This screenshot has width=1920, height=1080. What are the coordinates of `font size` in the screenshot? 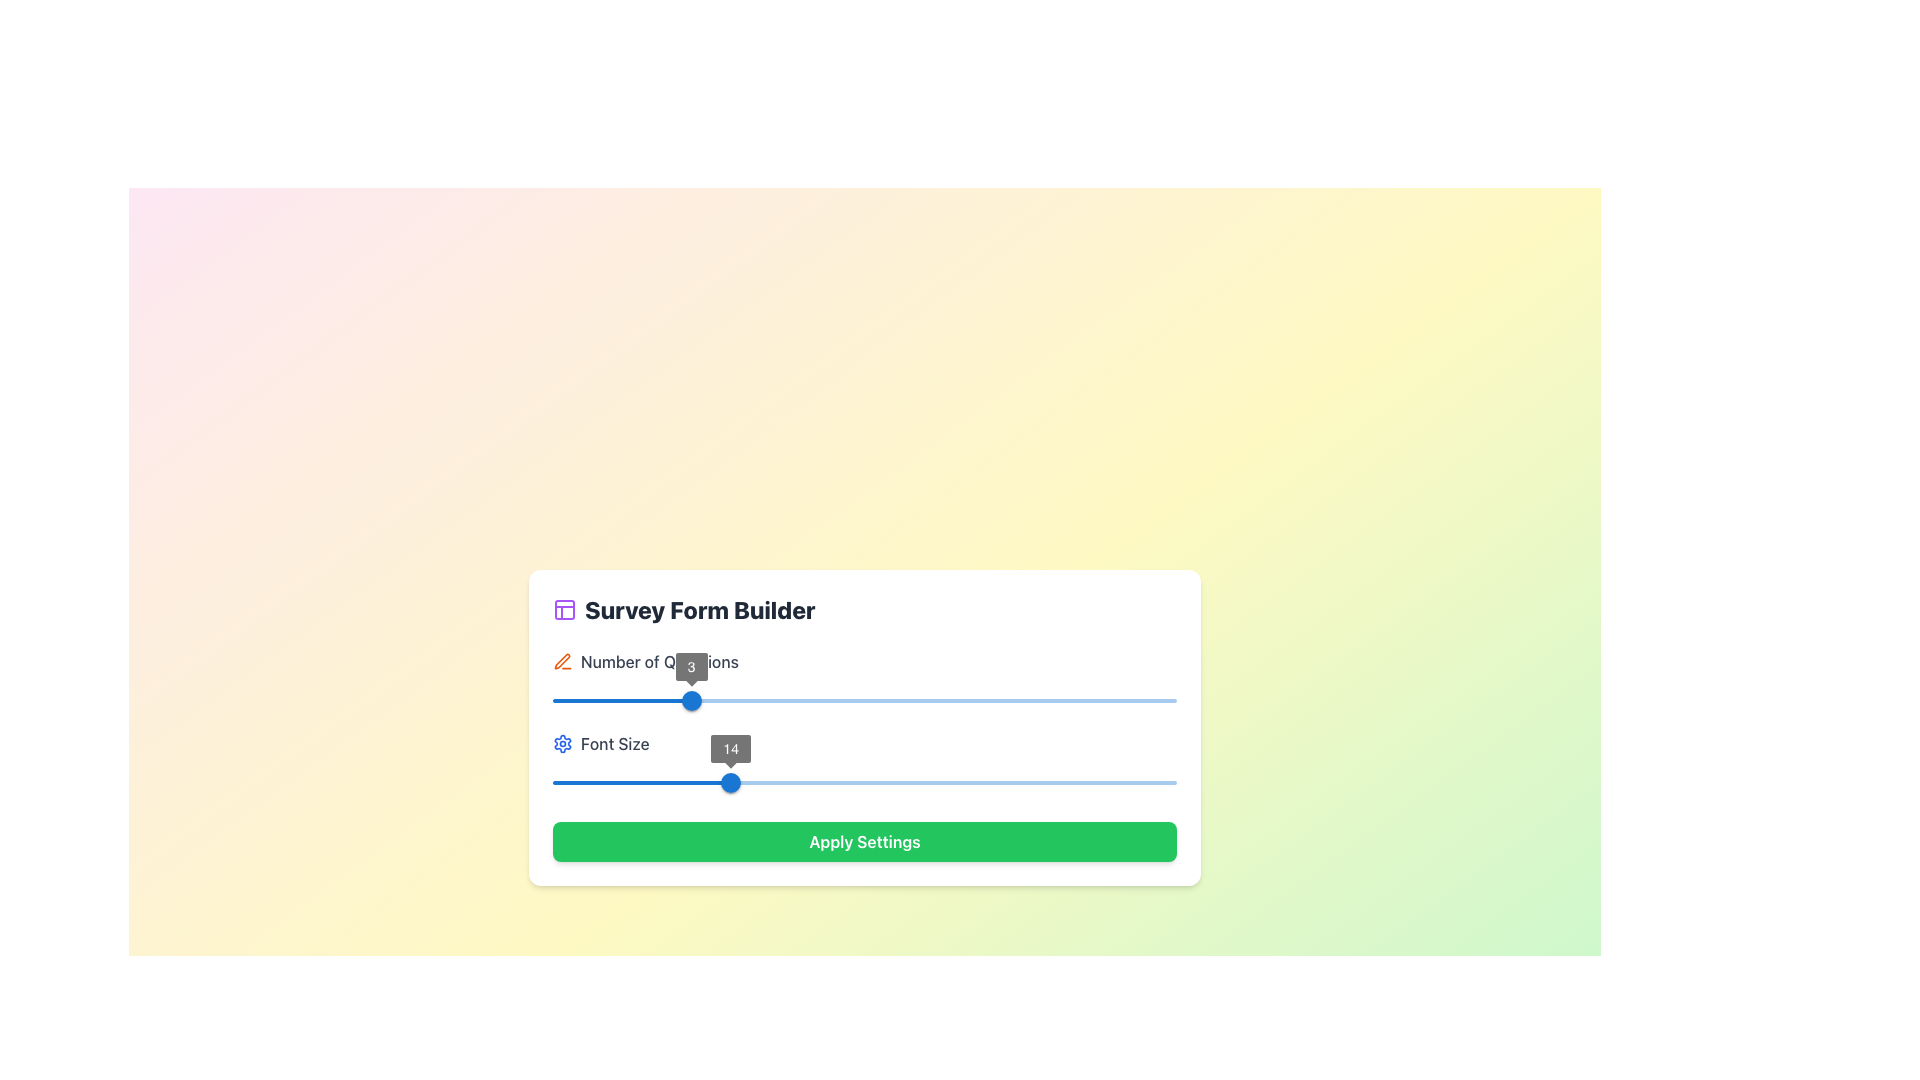 It's located at (802, 782).